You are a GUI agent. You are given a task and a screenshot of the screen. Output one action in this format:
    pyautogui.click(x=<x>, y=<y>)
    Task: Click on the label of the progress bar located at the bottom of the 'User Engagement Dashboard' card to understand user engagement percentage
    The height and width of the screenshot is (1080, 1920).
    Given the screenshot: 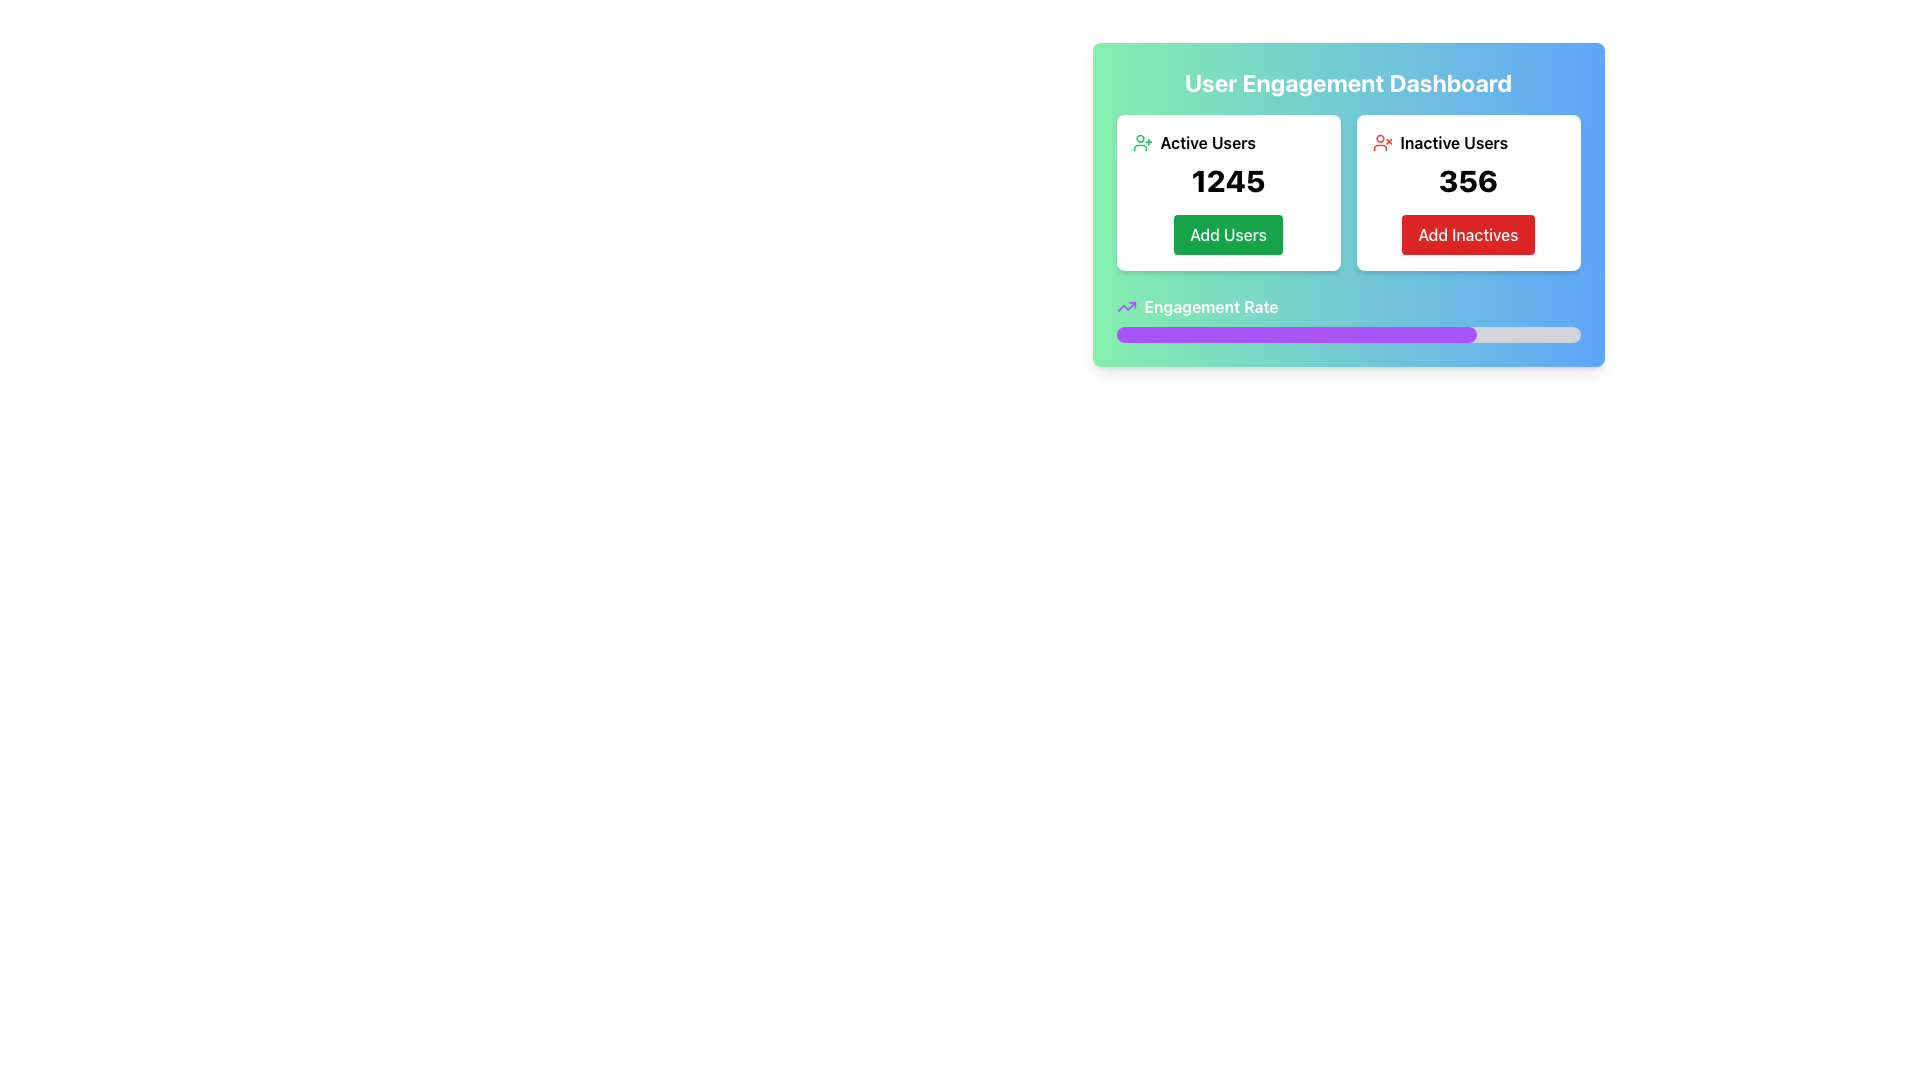 What is the action you would take?
    pyautogui.click(x=1348, y=318)
    